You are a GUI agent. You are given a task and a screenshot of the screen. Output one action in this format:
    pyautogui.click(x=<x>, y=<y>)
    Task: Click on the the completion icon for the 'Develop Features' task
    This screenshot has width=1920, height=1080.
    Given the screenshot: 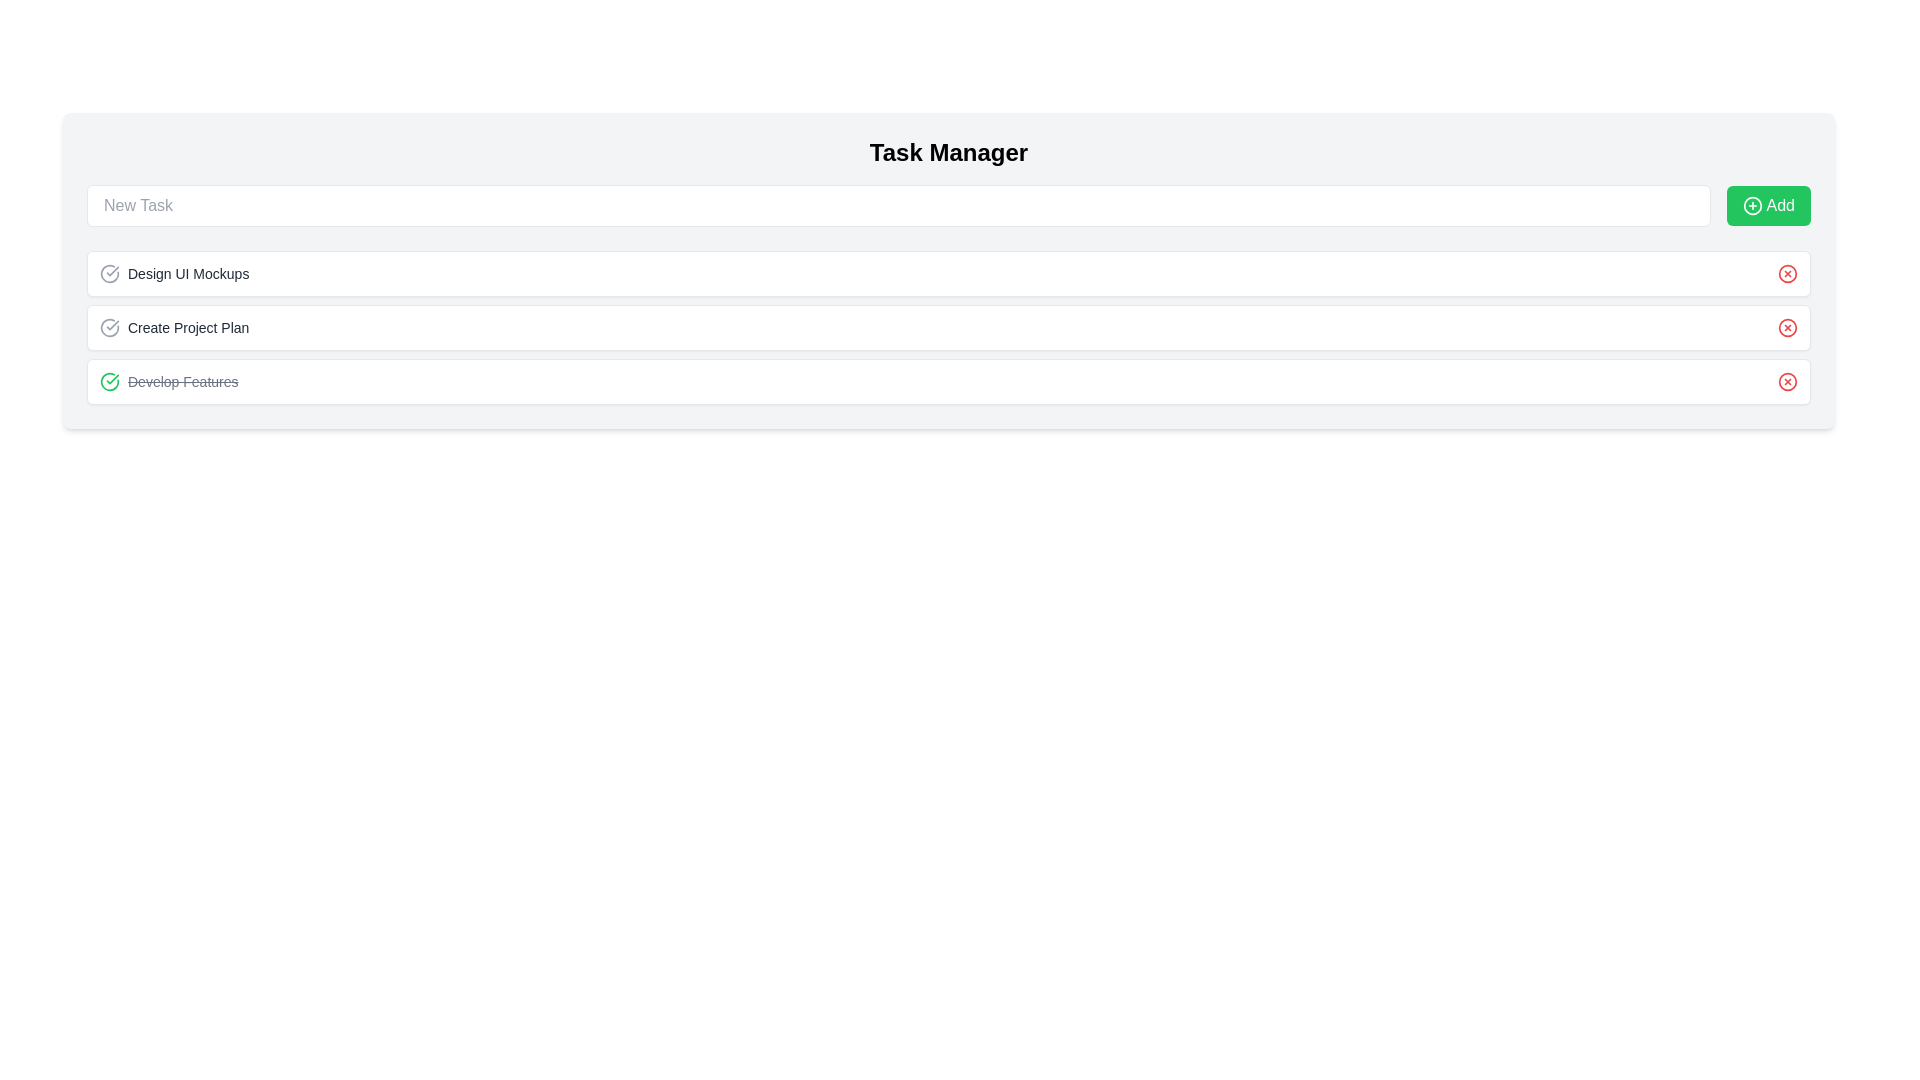 What is the action you would take?
    pyautogui.click(x=109, y=381)
    